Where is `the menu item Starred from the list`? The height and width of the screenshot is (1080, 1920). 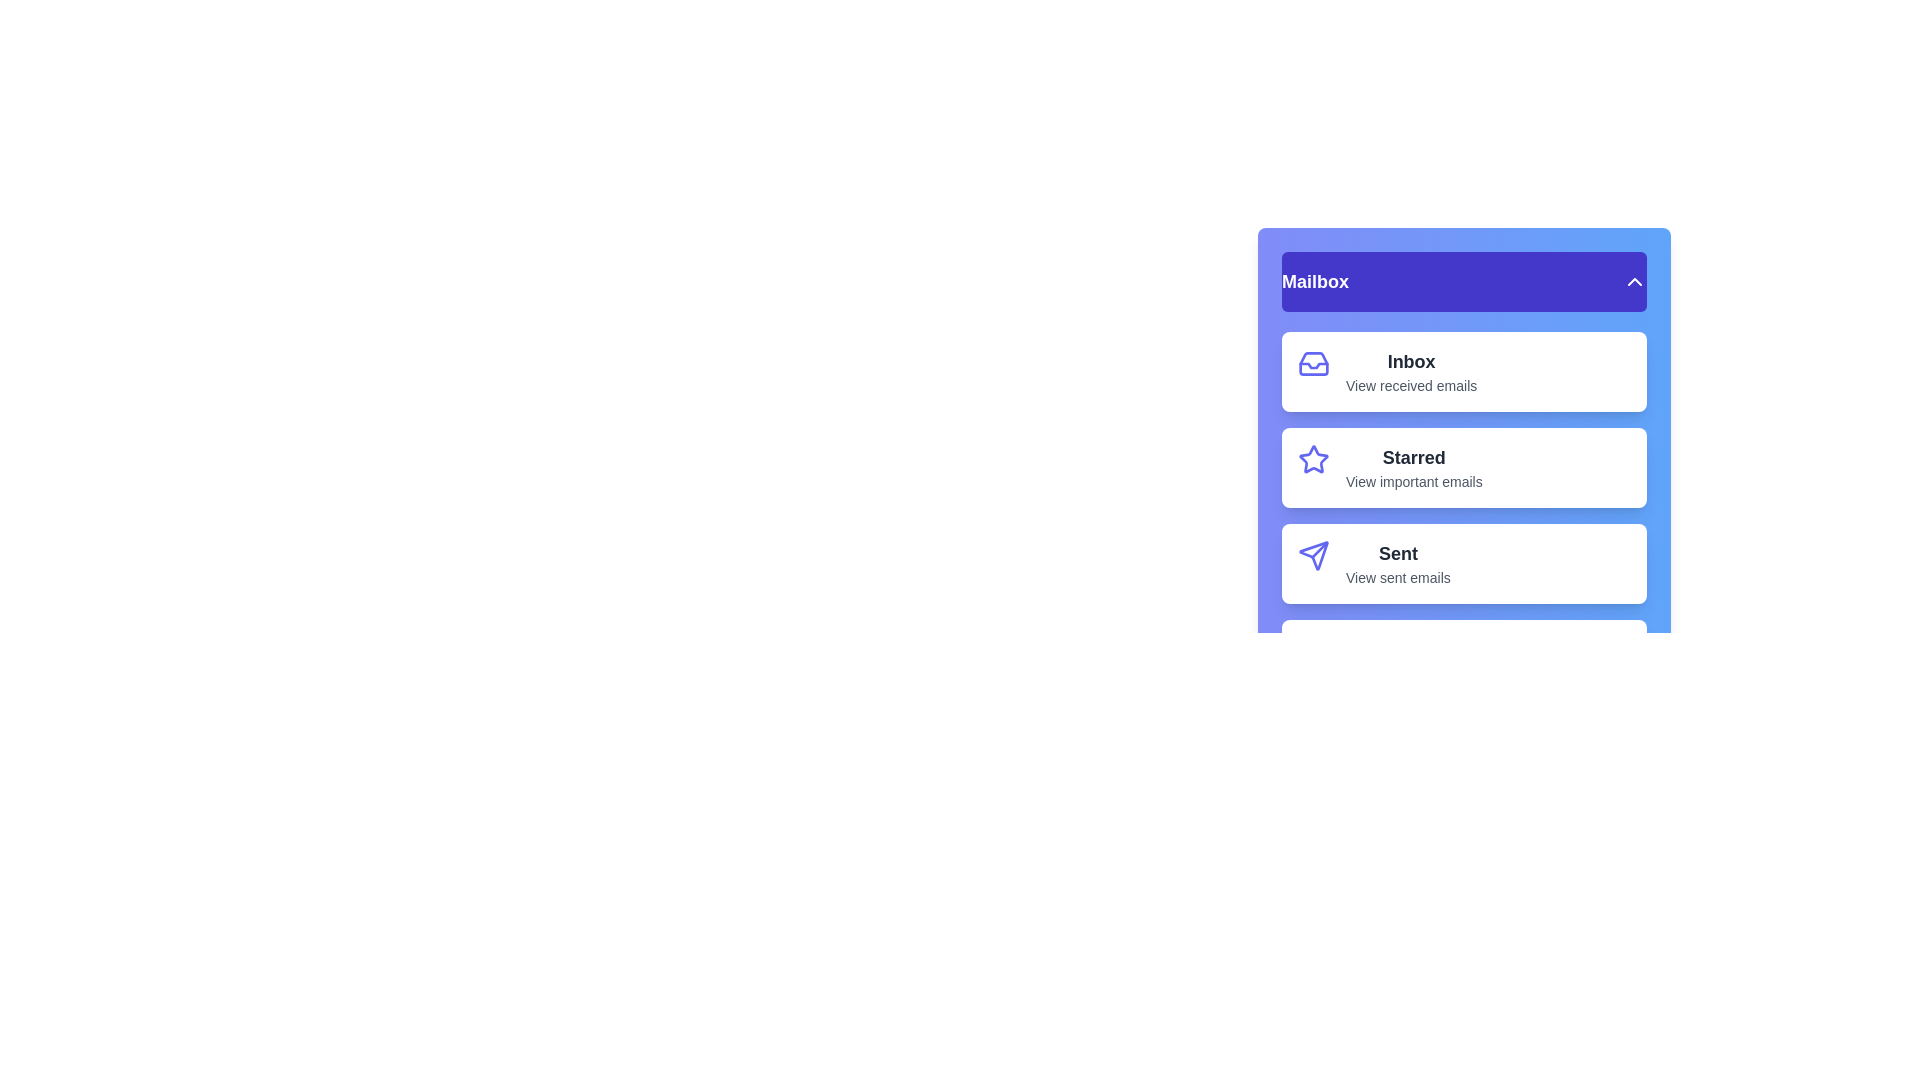
the menu item Starred from the list is located at coordinates (1464, 467).